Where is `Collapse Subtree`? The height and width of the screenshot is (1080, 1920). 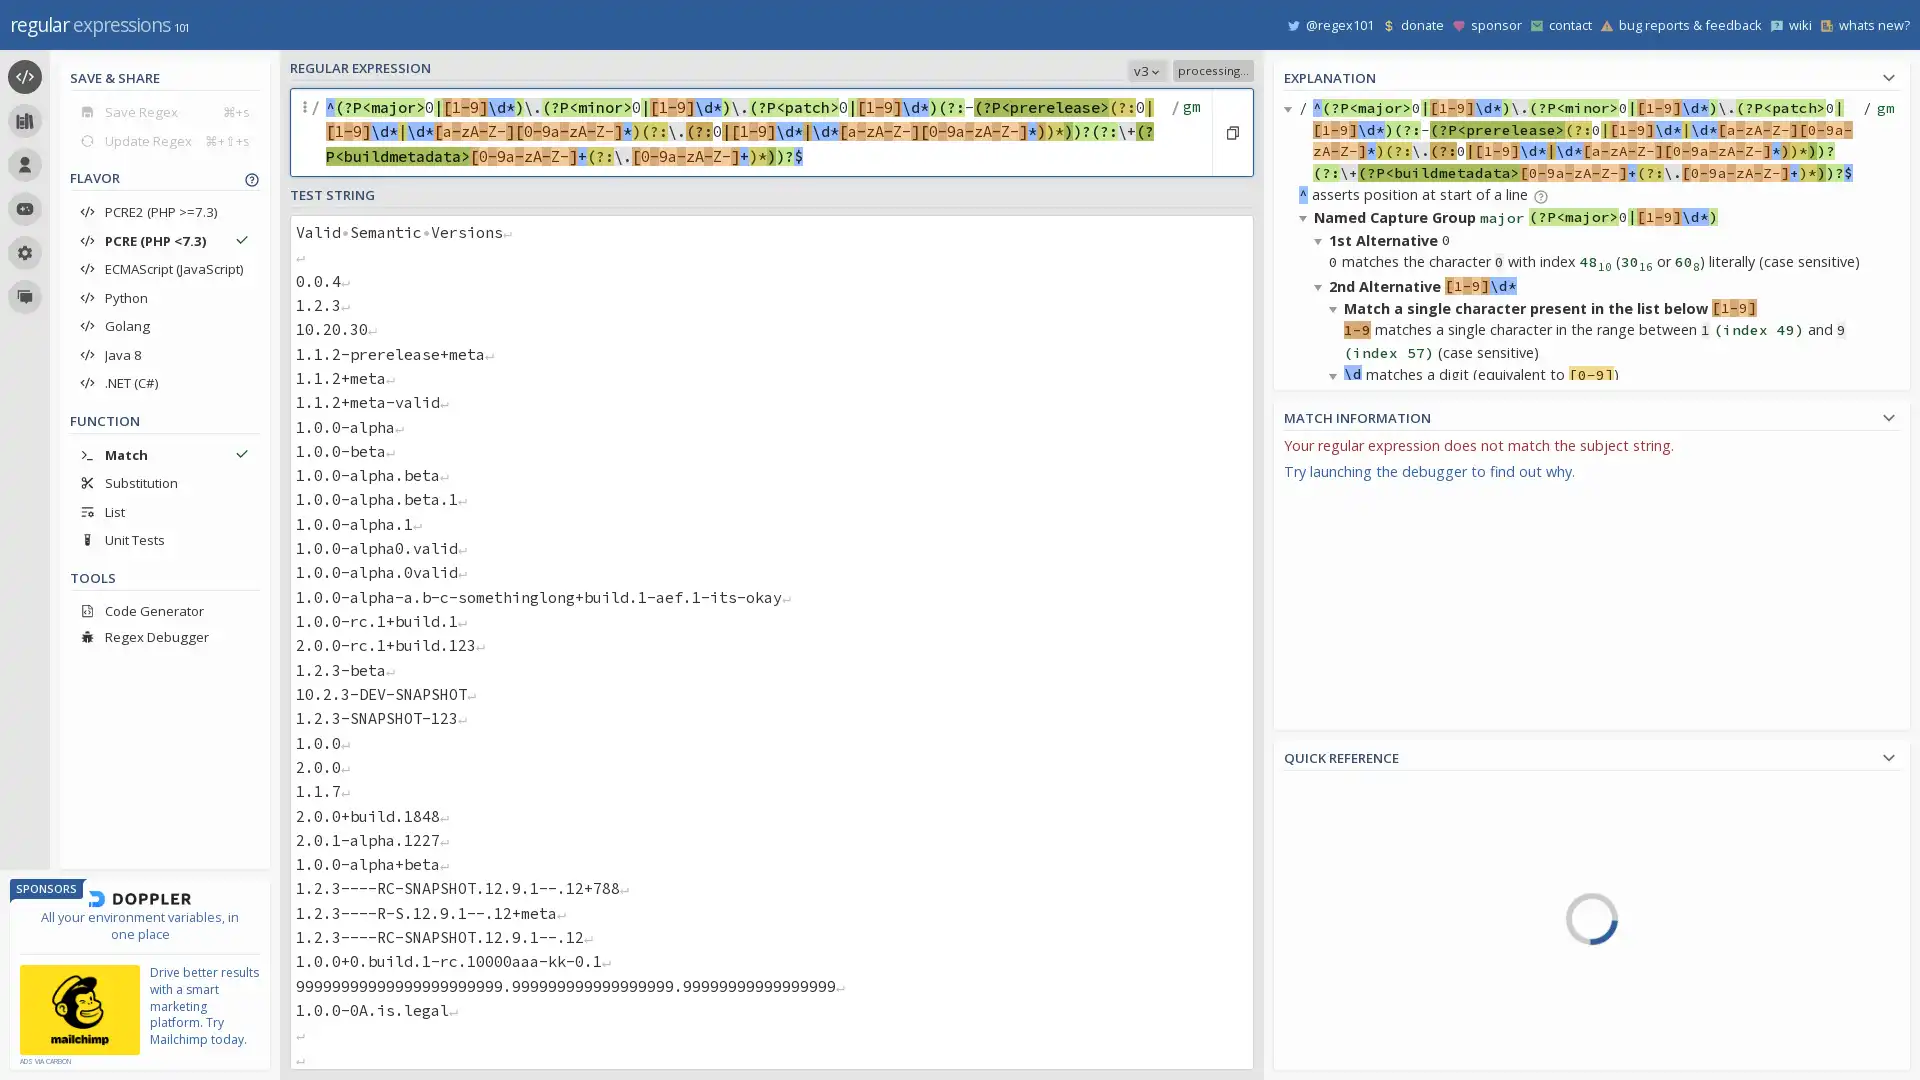 Collapse Subtree is located at coordinates (1306, 466).